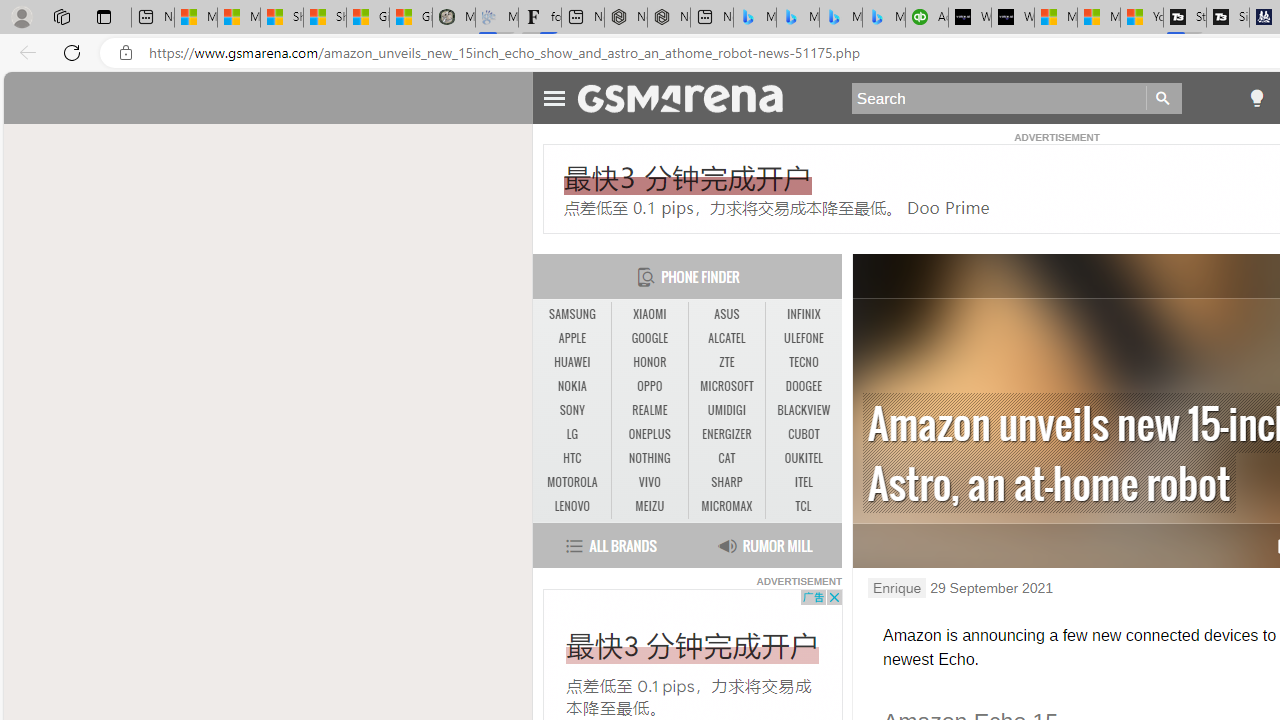  What do you see at coordinates (571, 315) in the screenshot?
I see `'SAMSUNG'` at bounding box center [571, 315].